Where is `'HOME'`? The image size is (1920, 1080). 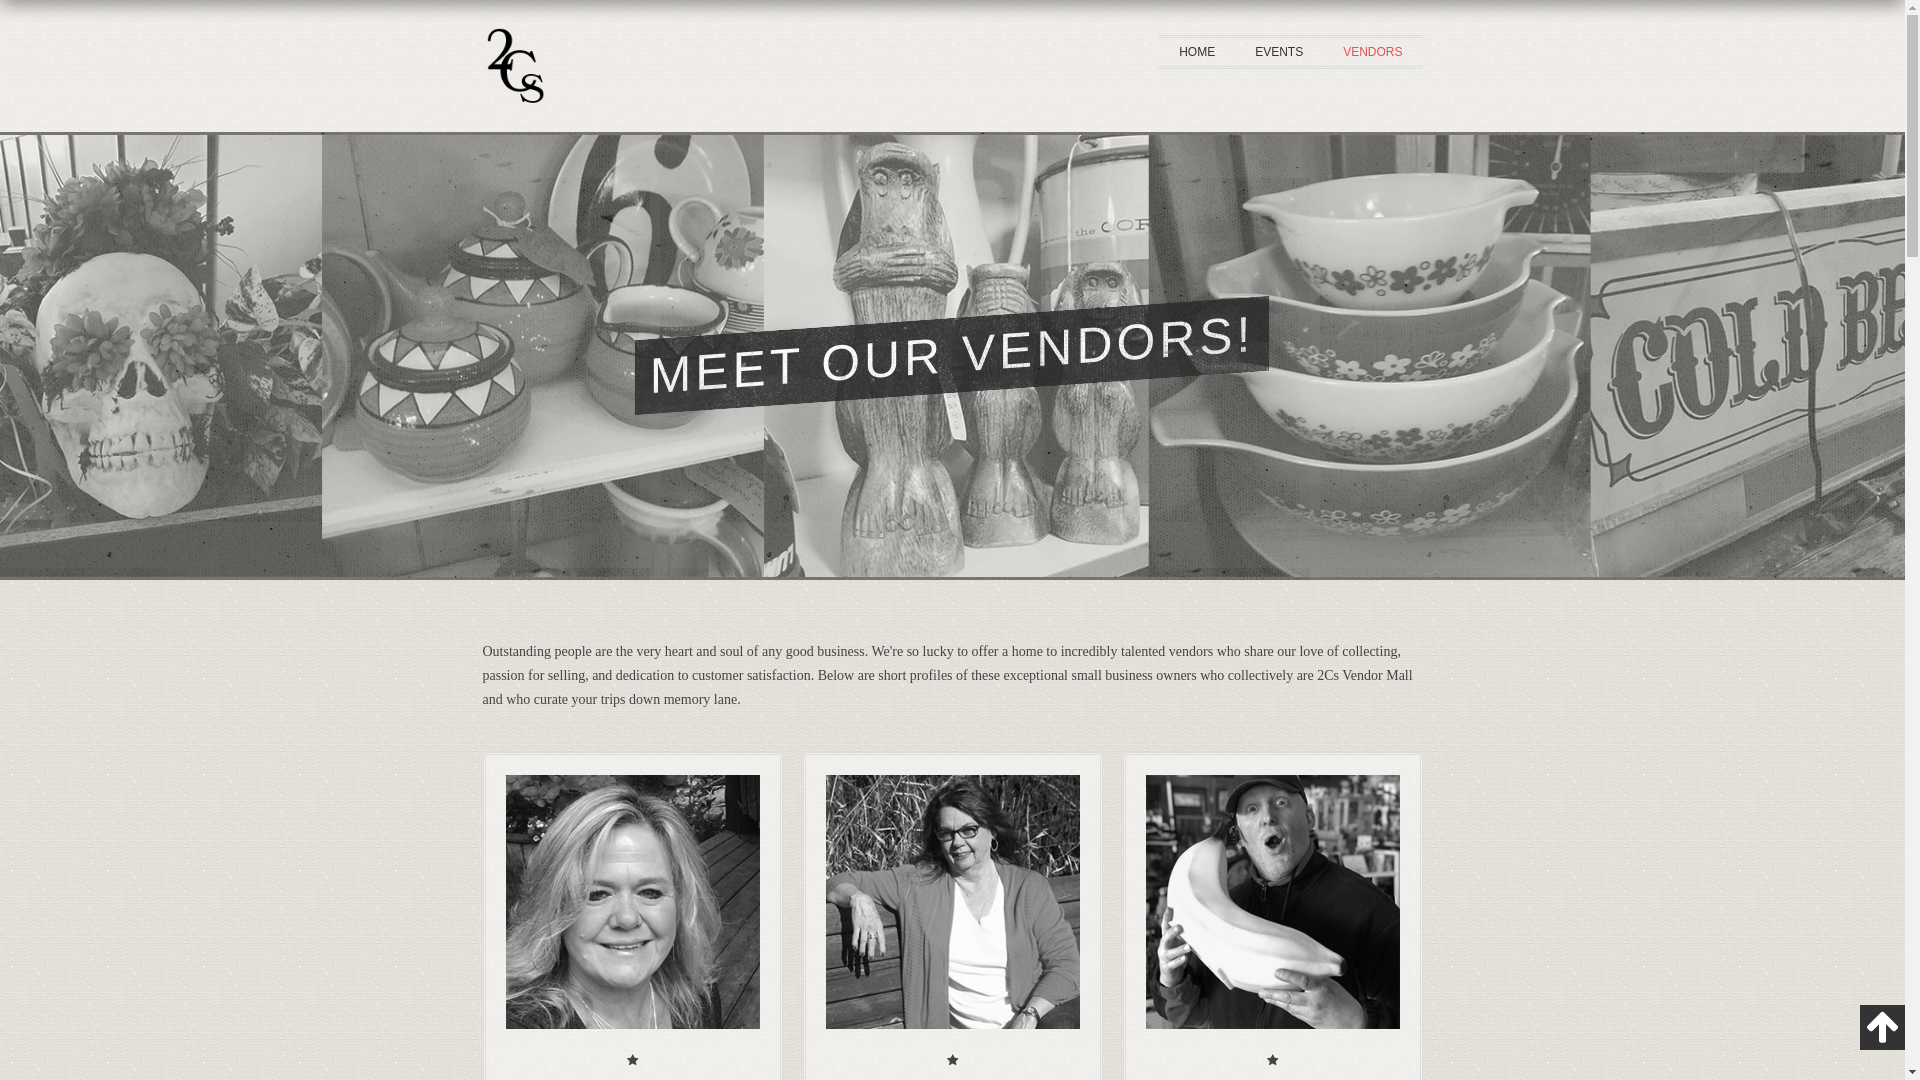 'HOME' is located at coordinates (1196, 50).